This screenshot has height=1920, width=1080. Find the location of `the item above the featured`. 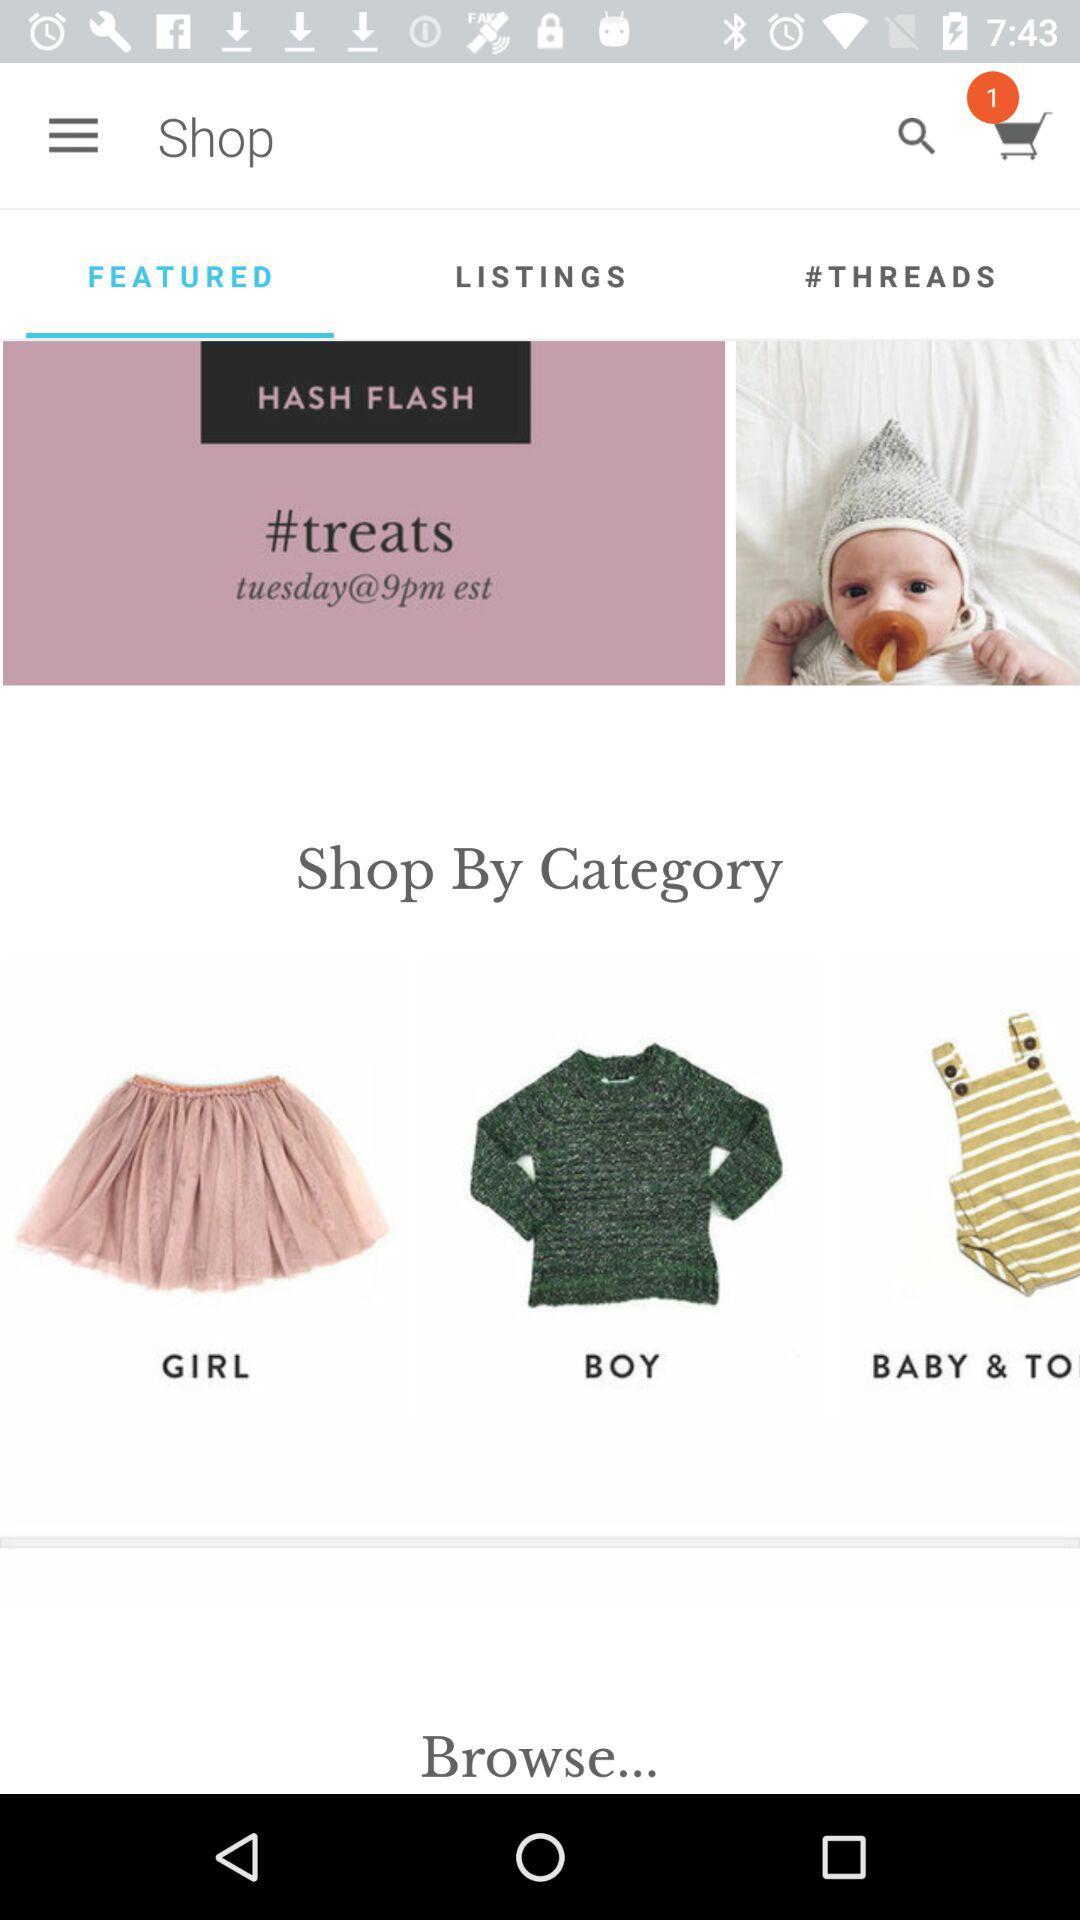

the item above the featured is located at coordinates (72, 135).